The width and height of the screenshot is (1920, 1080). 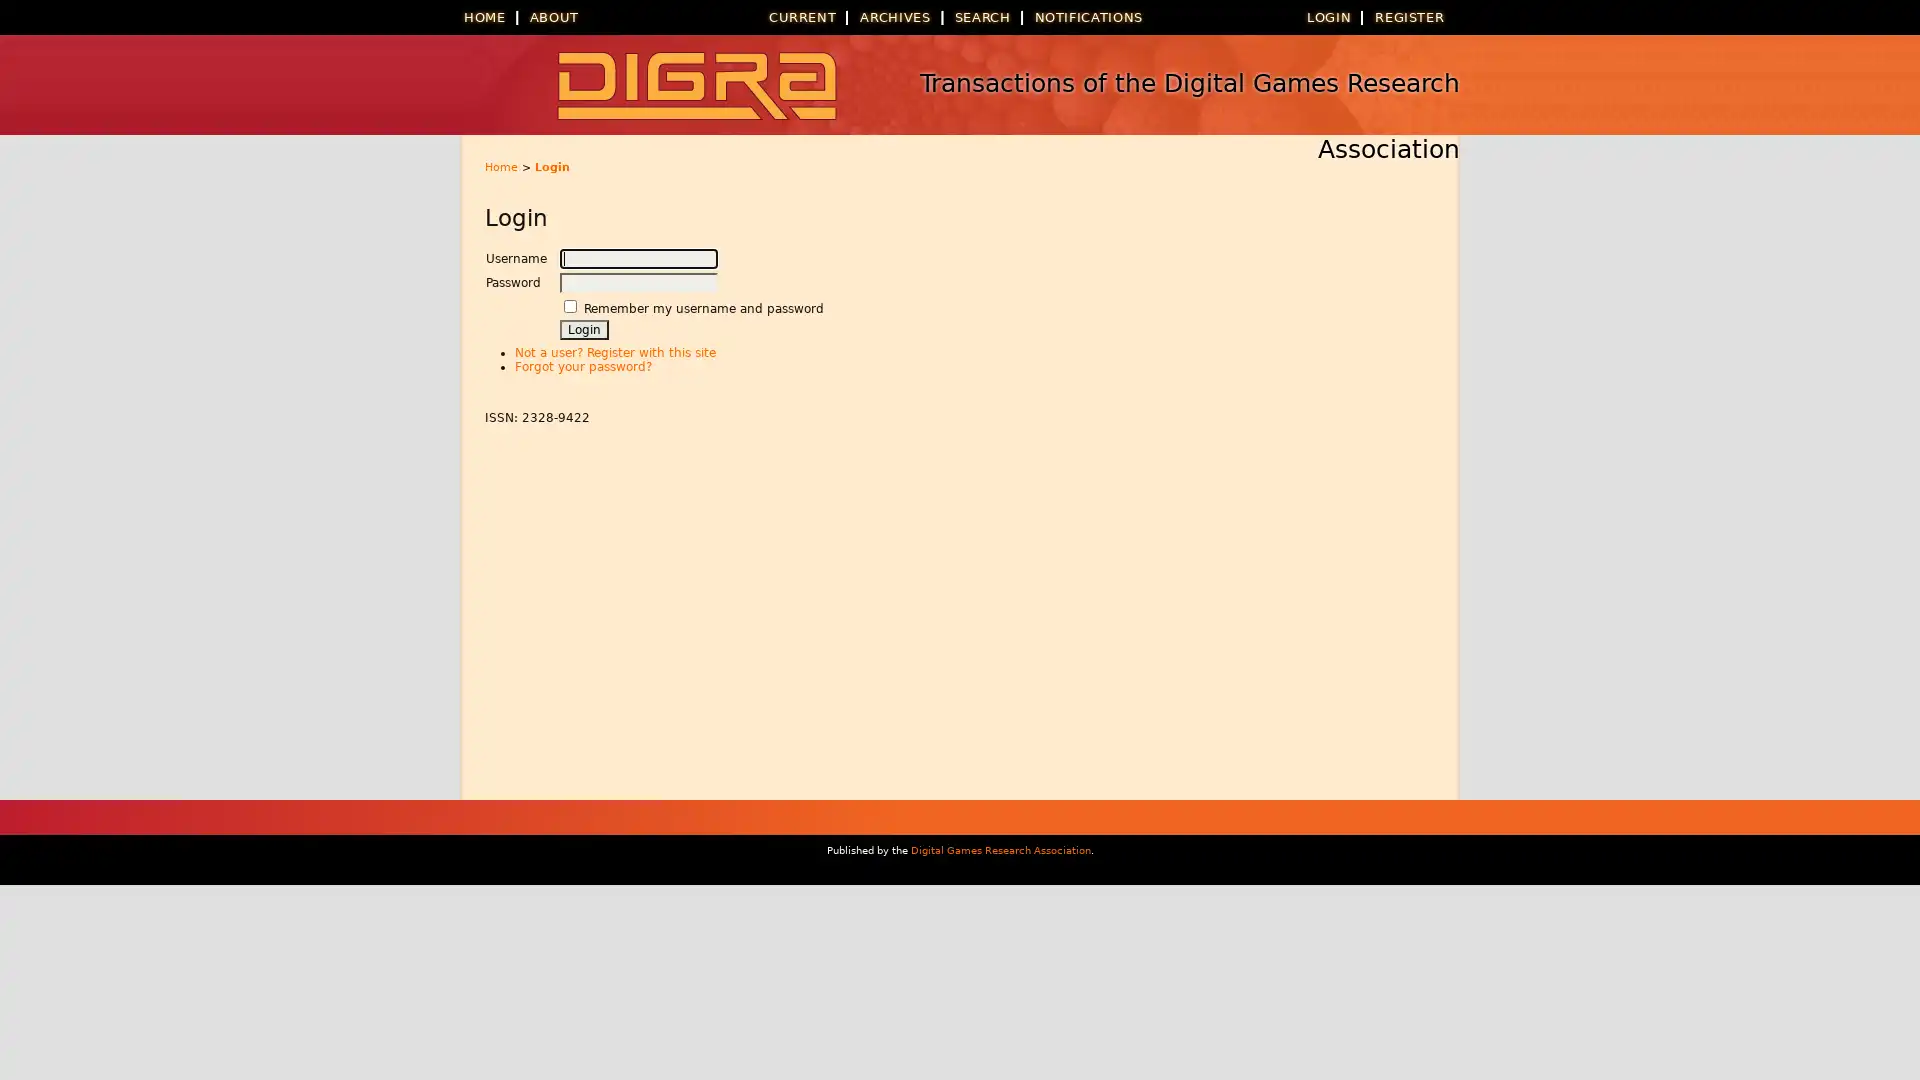 What do you see at coordinates (583, 329) in the screenshot?
I see `Login` at bounding box center [583, 329].